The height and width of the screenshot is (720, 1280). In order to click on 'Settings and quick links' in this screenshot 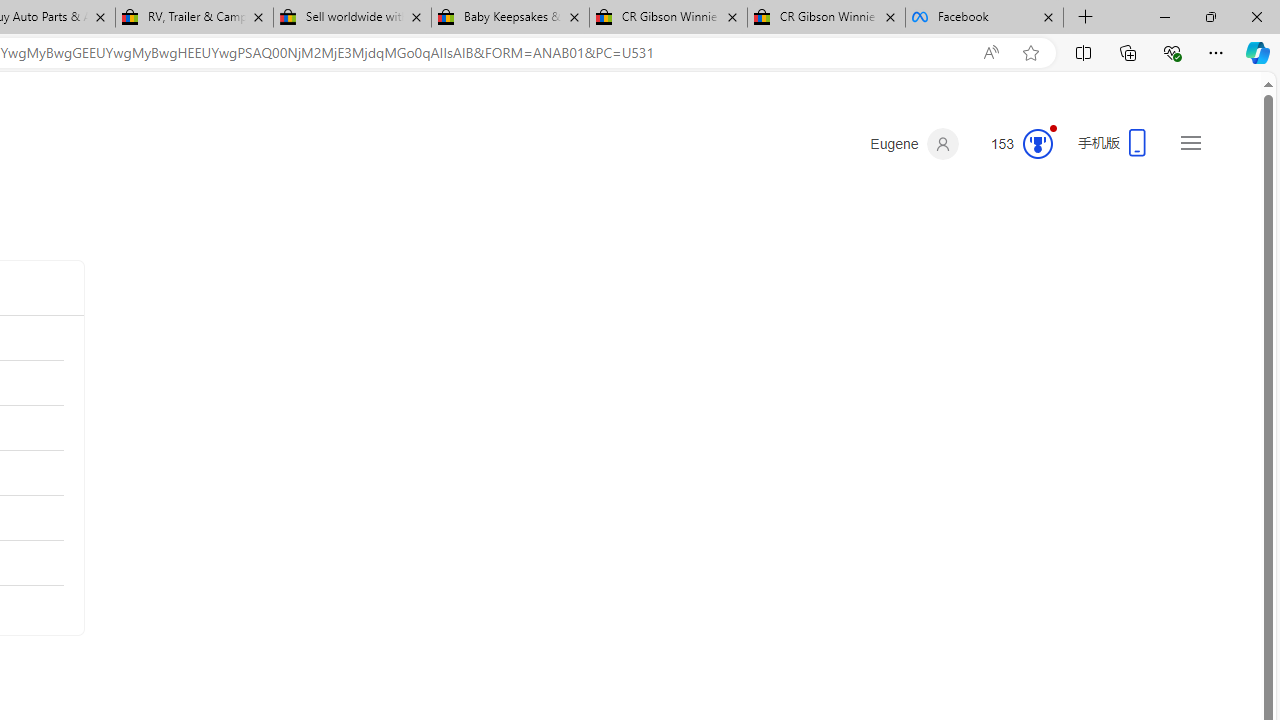, I will do `click(1191, 141)`.